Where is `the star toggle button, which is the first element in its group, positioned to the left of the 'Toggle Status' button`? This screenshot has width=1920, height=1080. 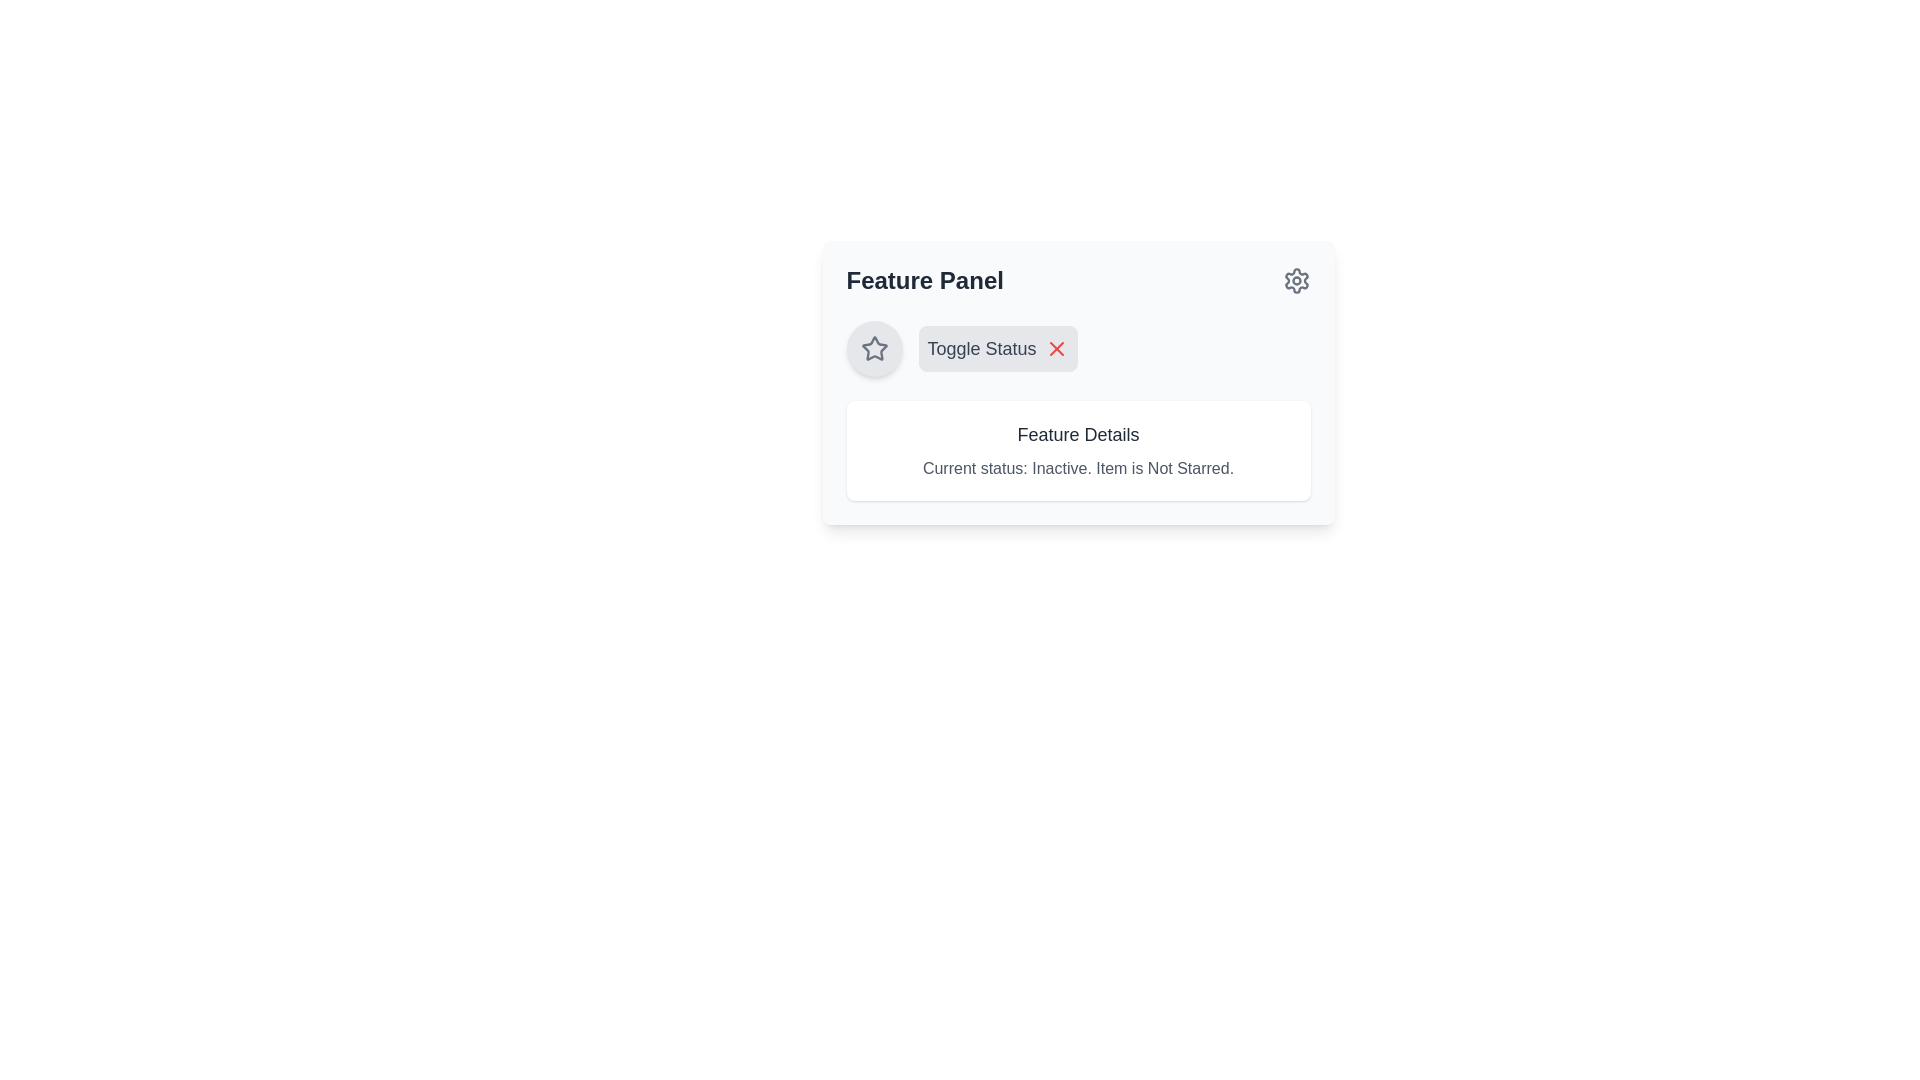
the star toggle button, which is the first element in its group, positioned to the left of the 'Toggle Status' button is located at coordinates (874, 347).